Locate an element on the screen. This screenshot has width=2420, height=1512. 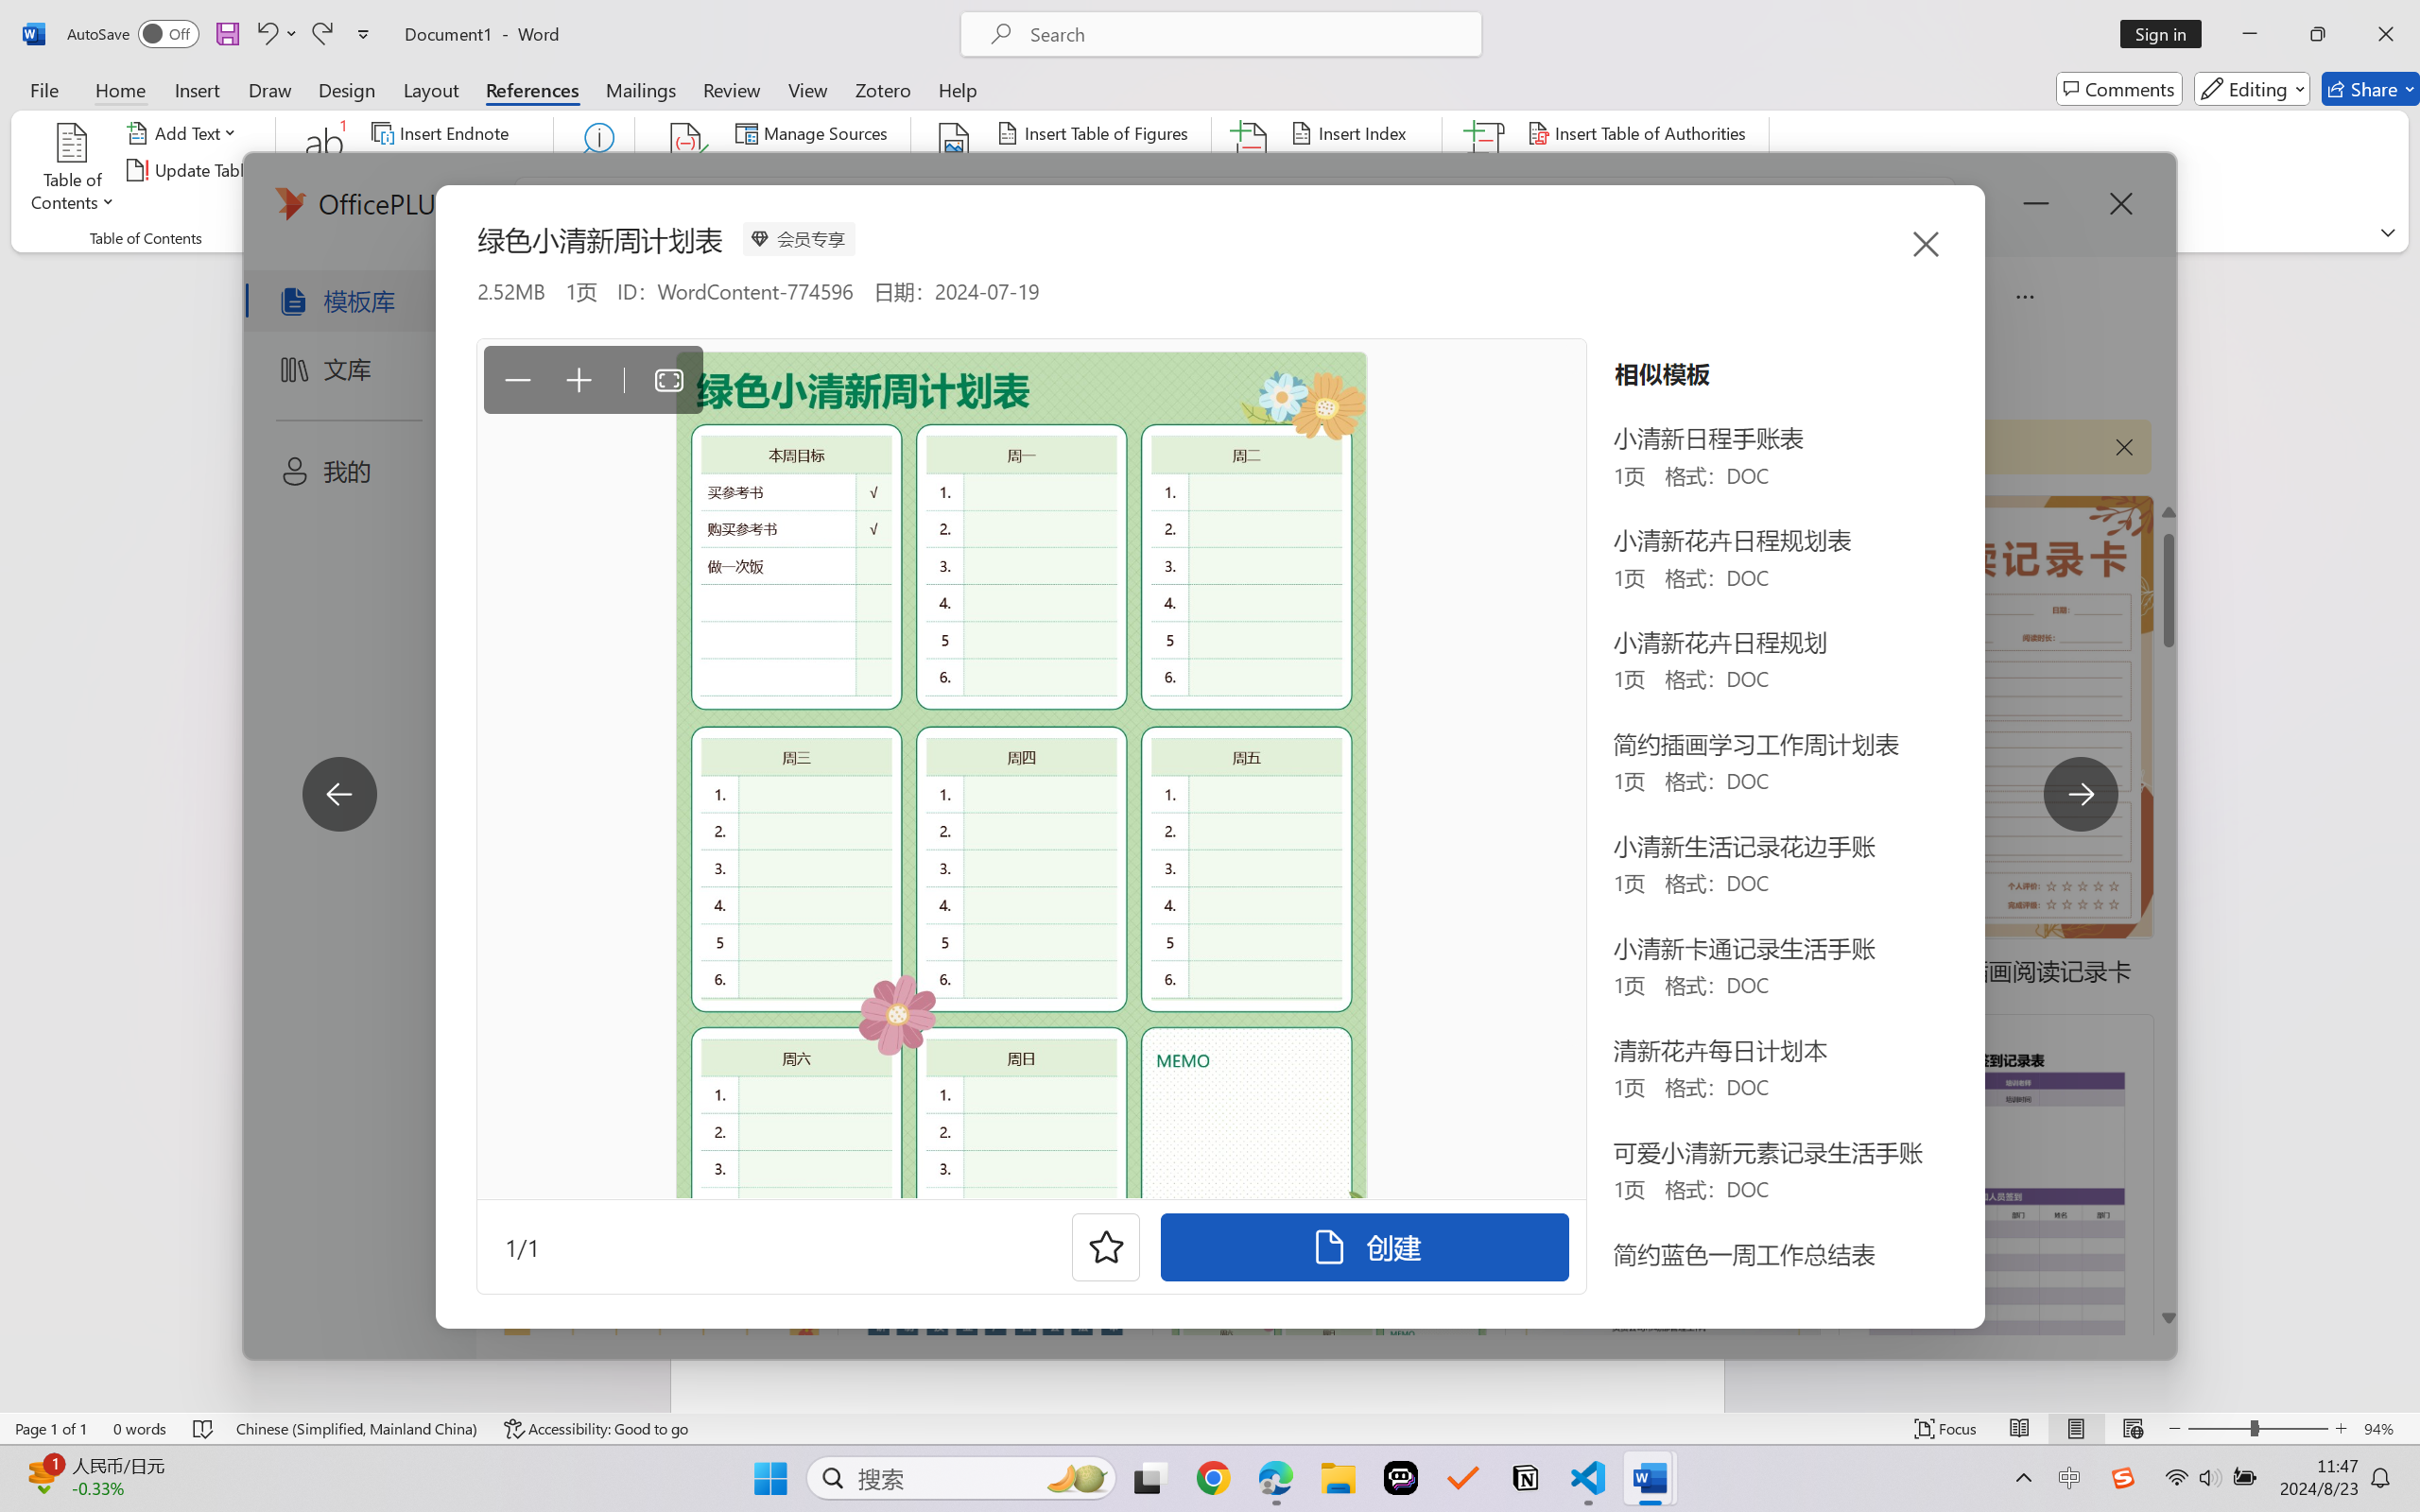
'Manage Sources...' is located at coordinates (814, 131).